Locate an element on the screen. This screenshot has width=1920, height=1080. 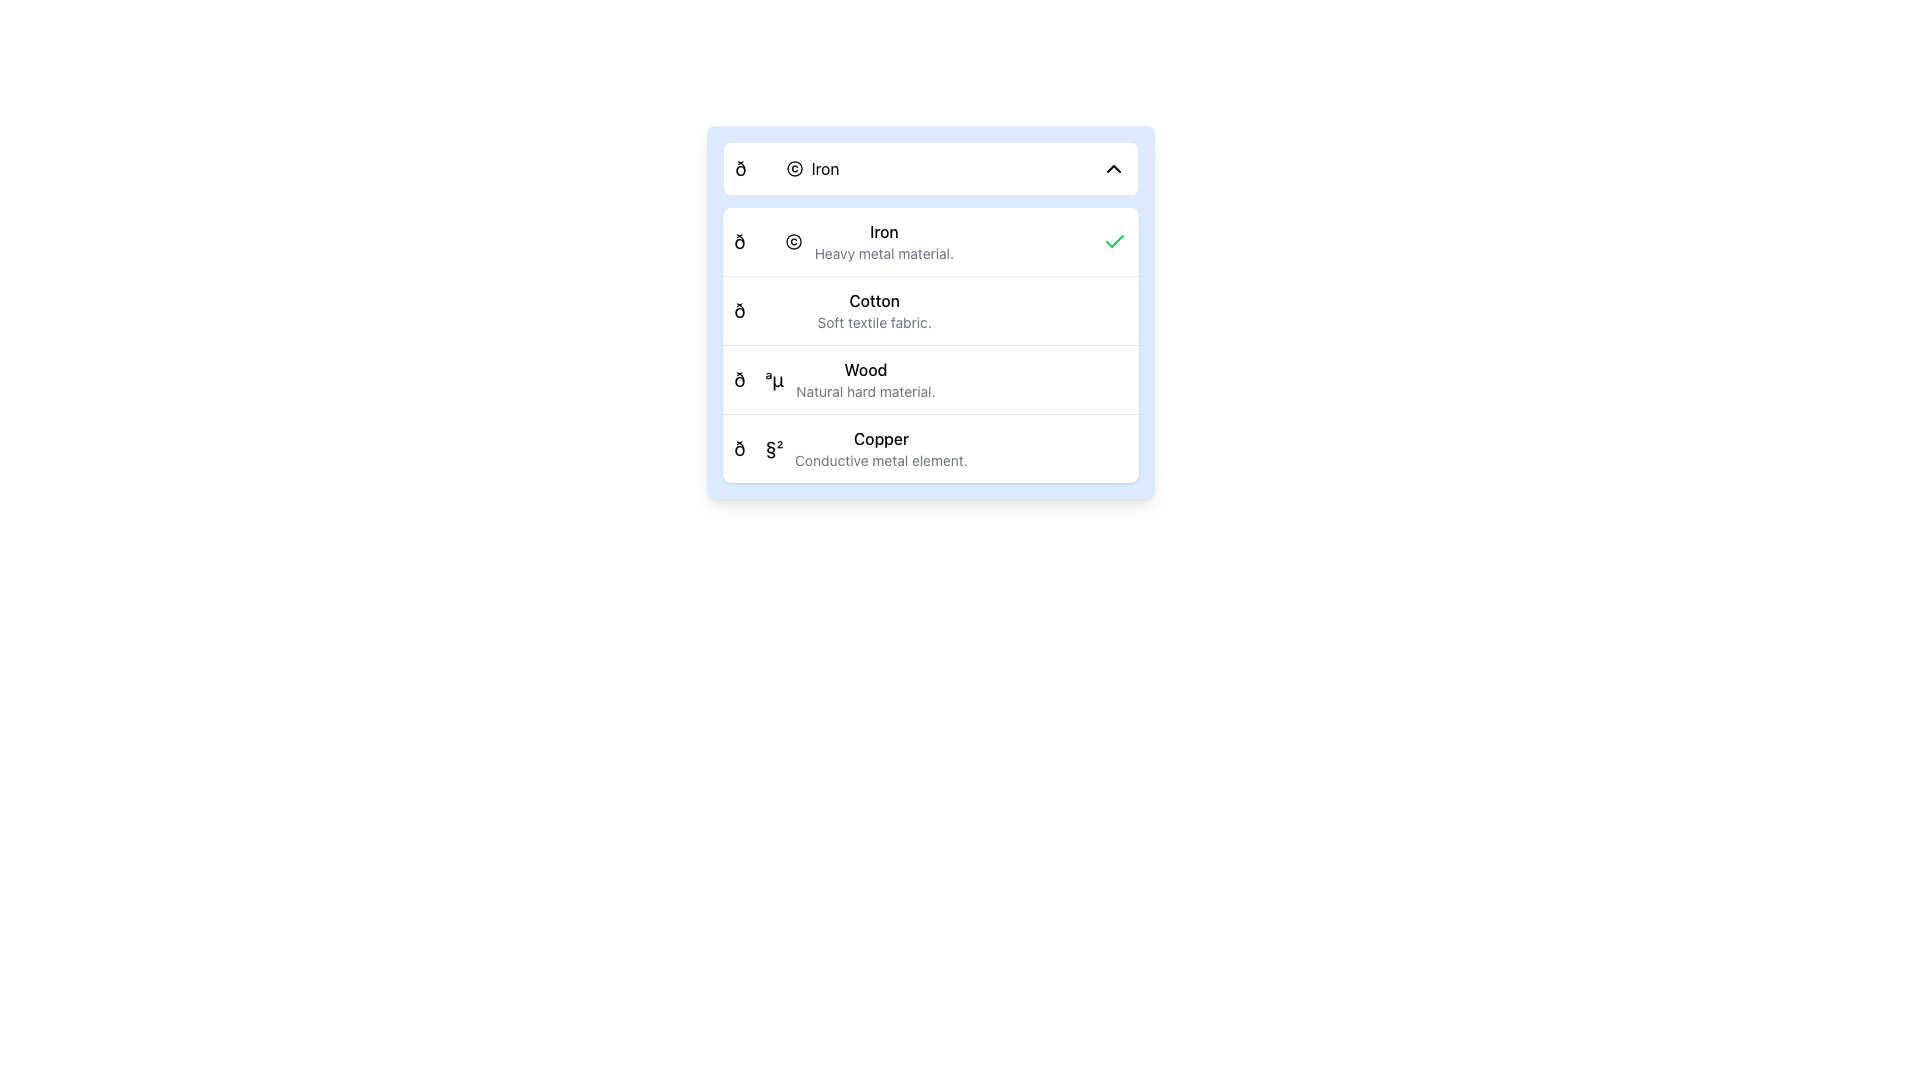
the selection indication is located at coordinates (1113, 240).